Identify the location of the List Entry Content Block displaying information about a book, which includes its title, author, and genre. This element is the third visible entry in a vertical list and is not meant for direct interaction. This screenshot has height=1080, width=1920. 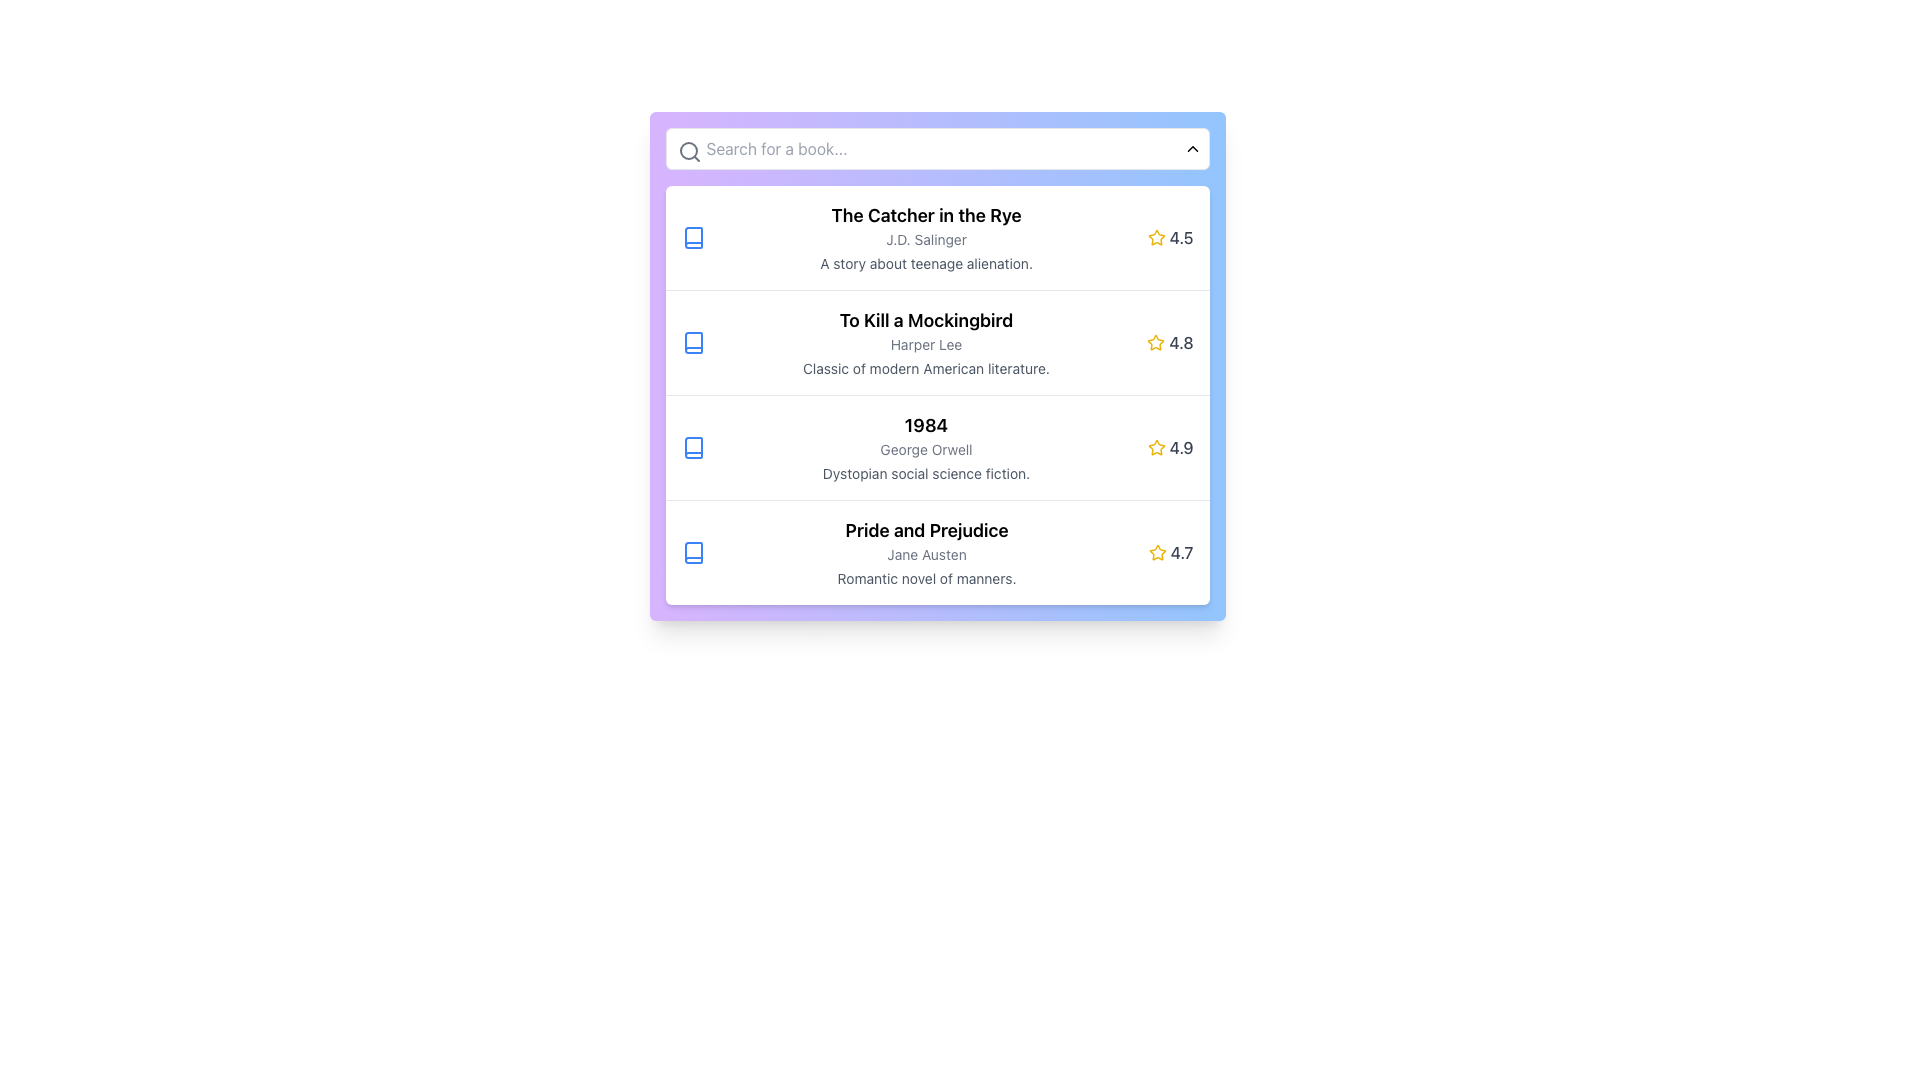
(925, 446).